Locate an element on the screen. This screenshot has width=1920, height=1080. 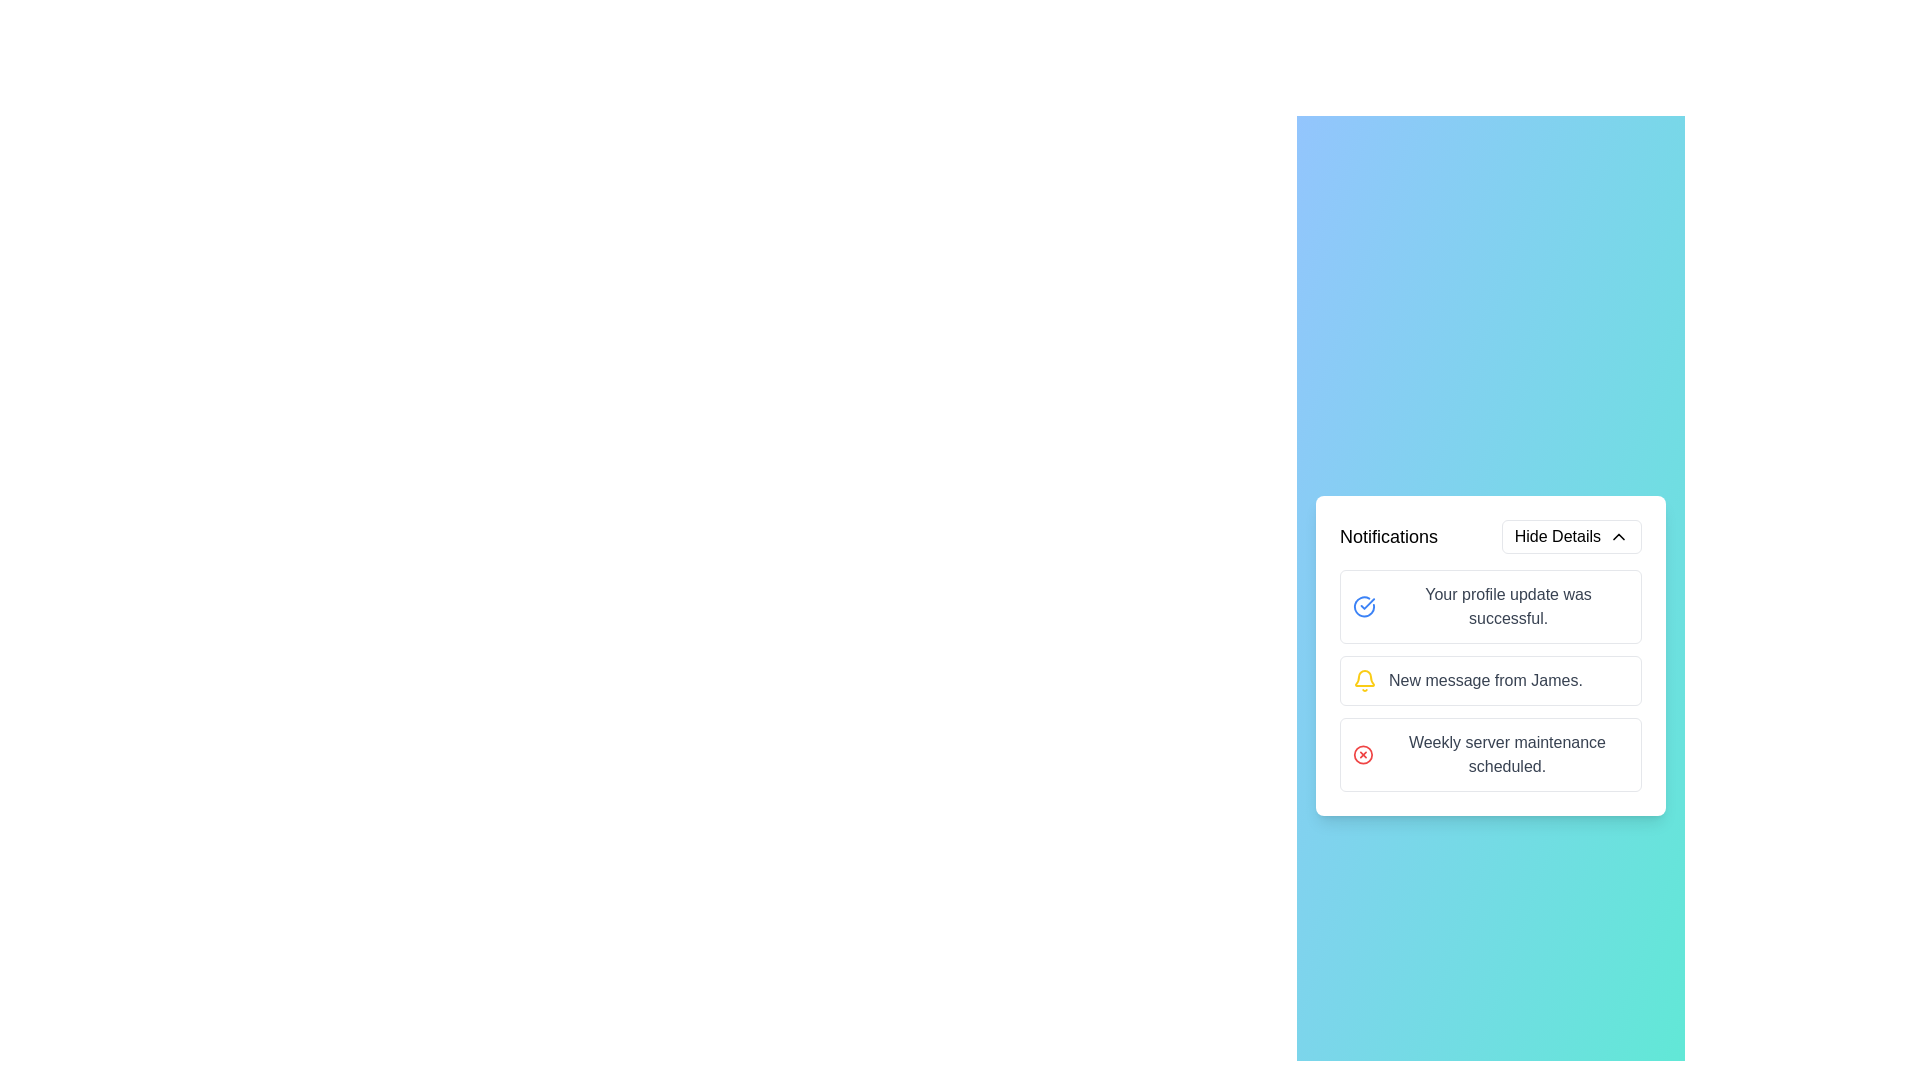
the text element that displays 'New message from James.' located in the second notification of the list, positioned to the right of the yellow notification bell icon is located at coordinates (1485, 680).